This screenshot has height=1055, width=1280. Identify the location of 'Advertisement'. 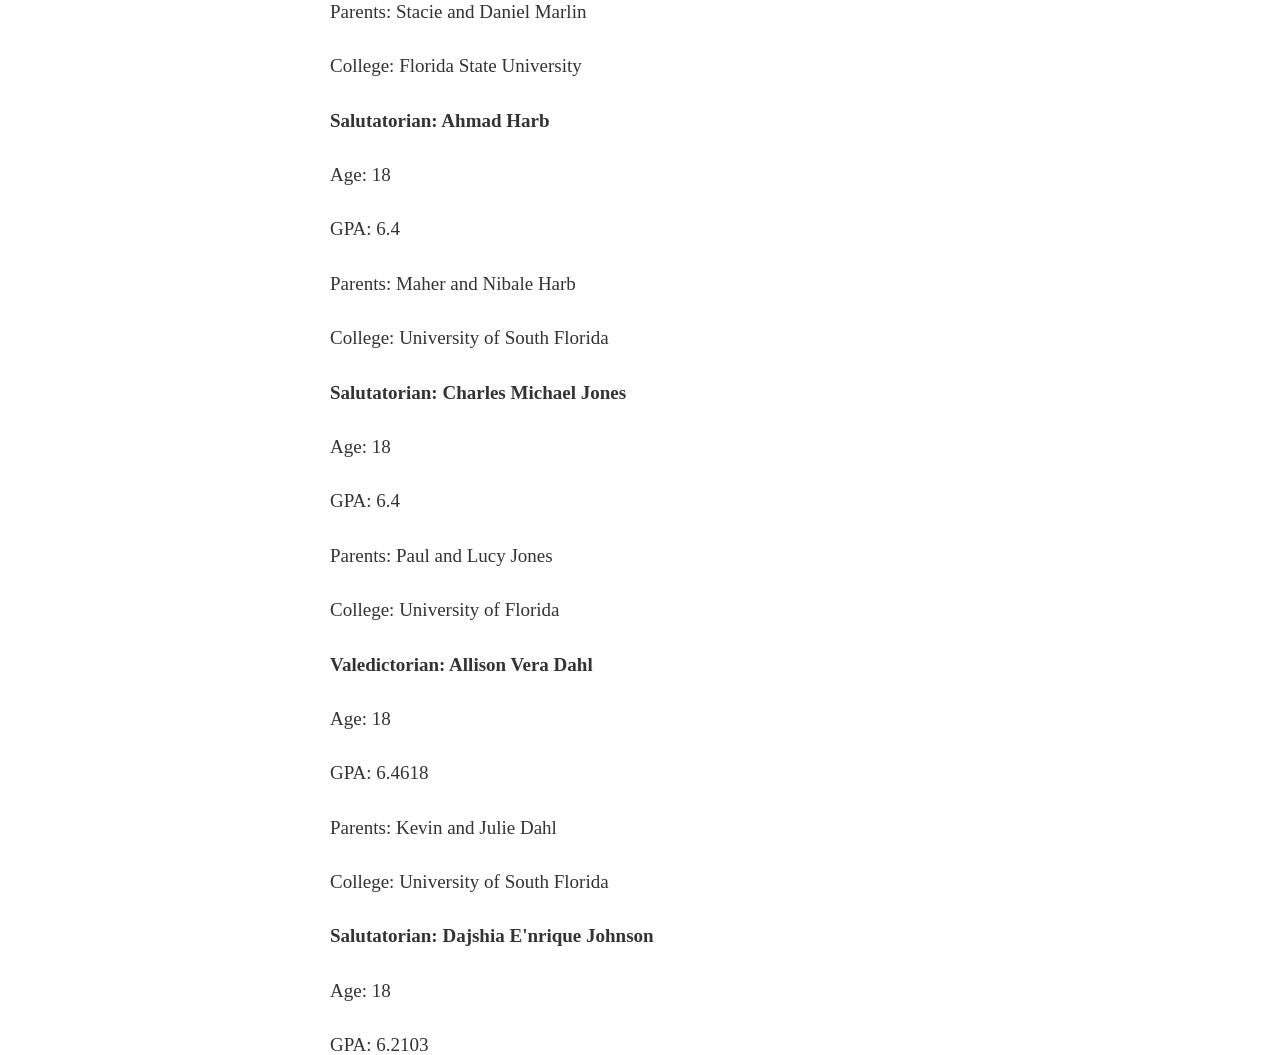
(640, 584).